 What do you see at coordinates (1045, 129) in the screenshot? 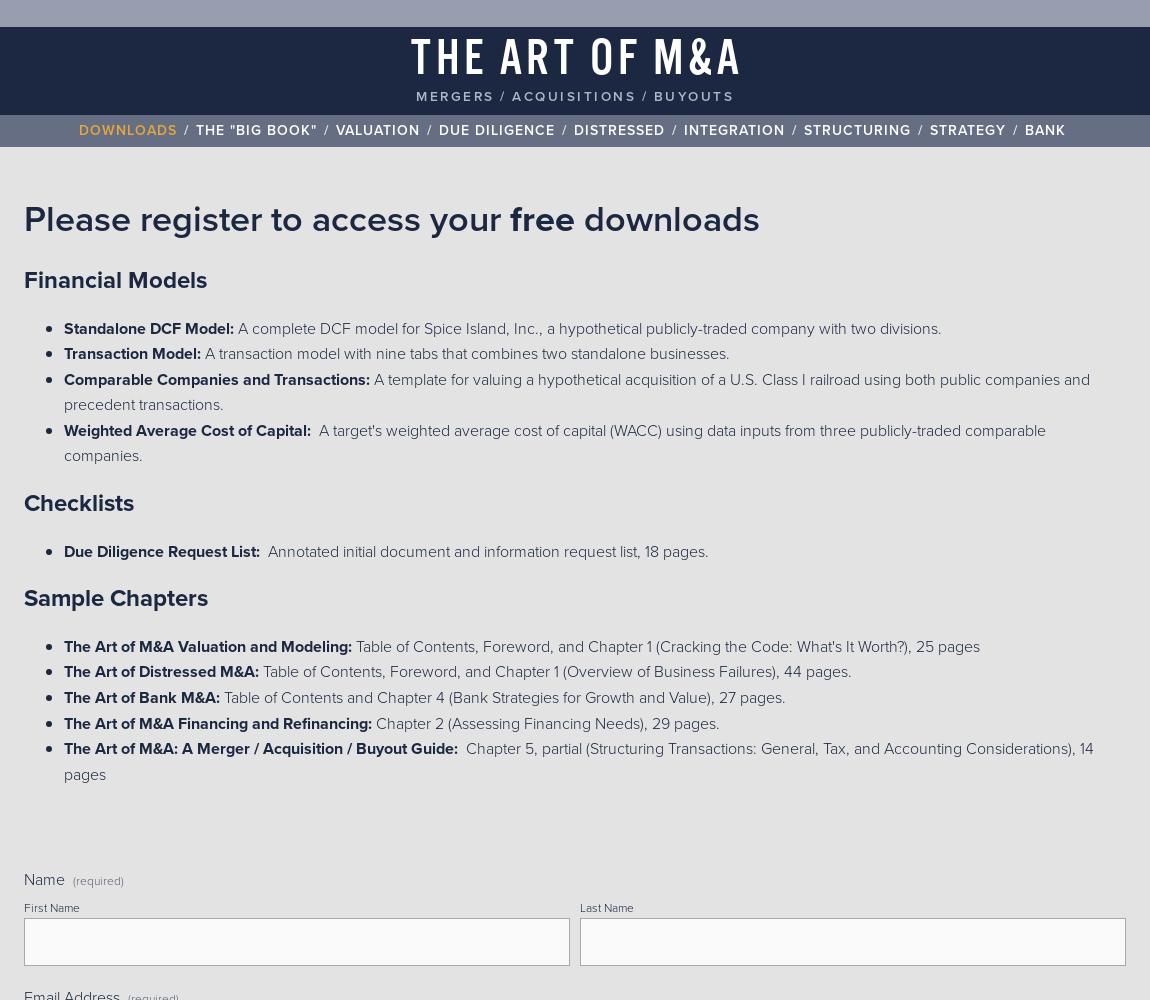
I see `'Bank'` at bounding box center [1045, 129].